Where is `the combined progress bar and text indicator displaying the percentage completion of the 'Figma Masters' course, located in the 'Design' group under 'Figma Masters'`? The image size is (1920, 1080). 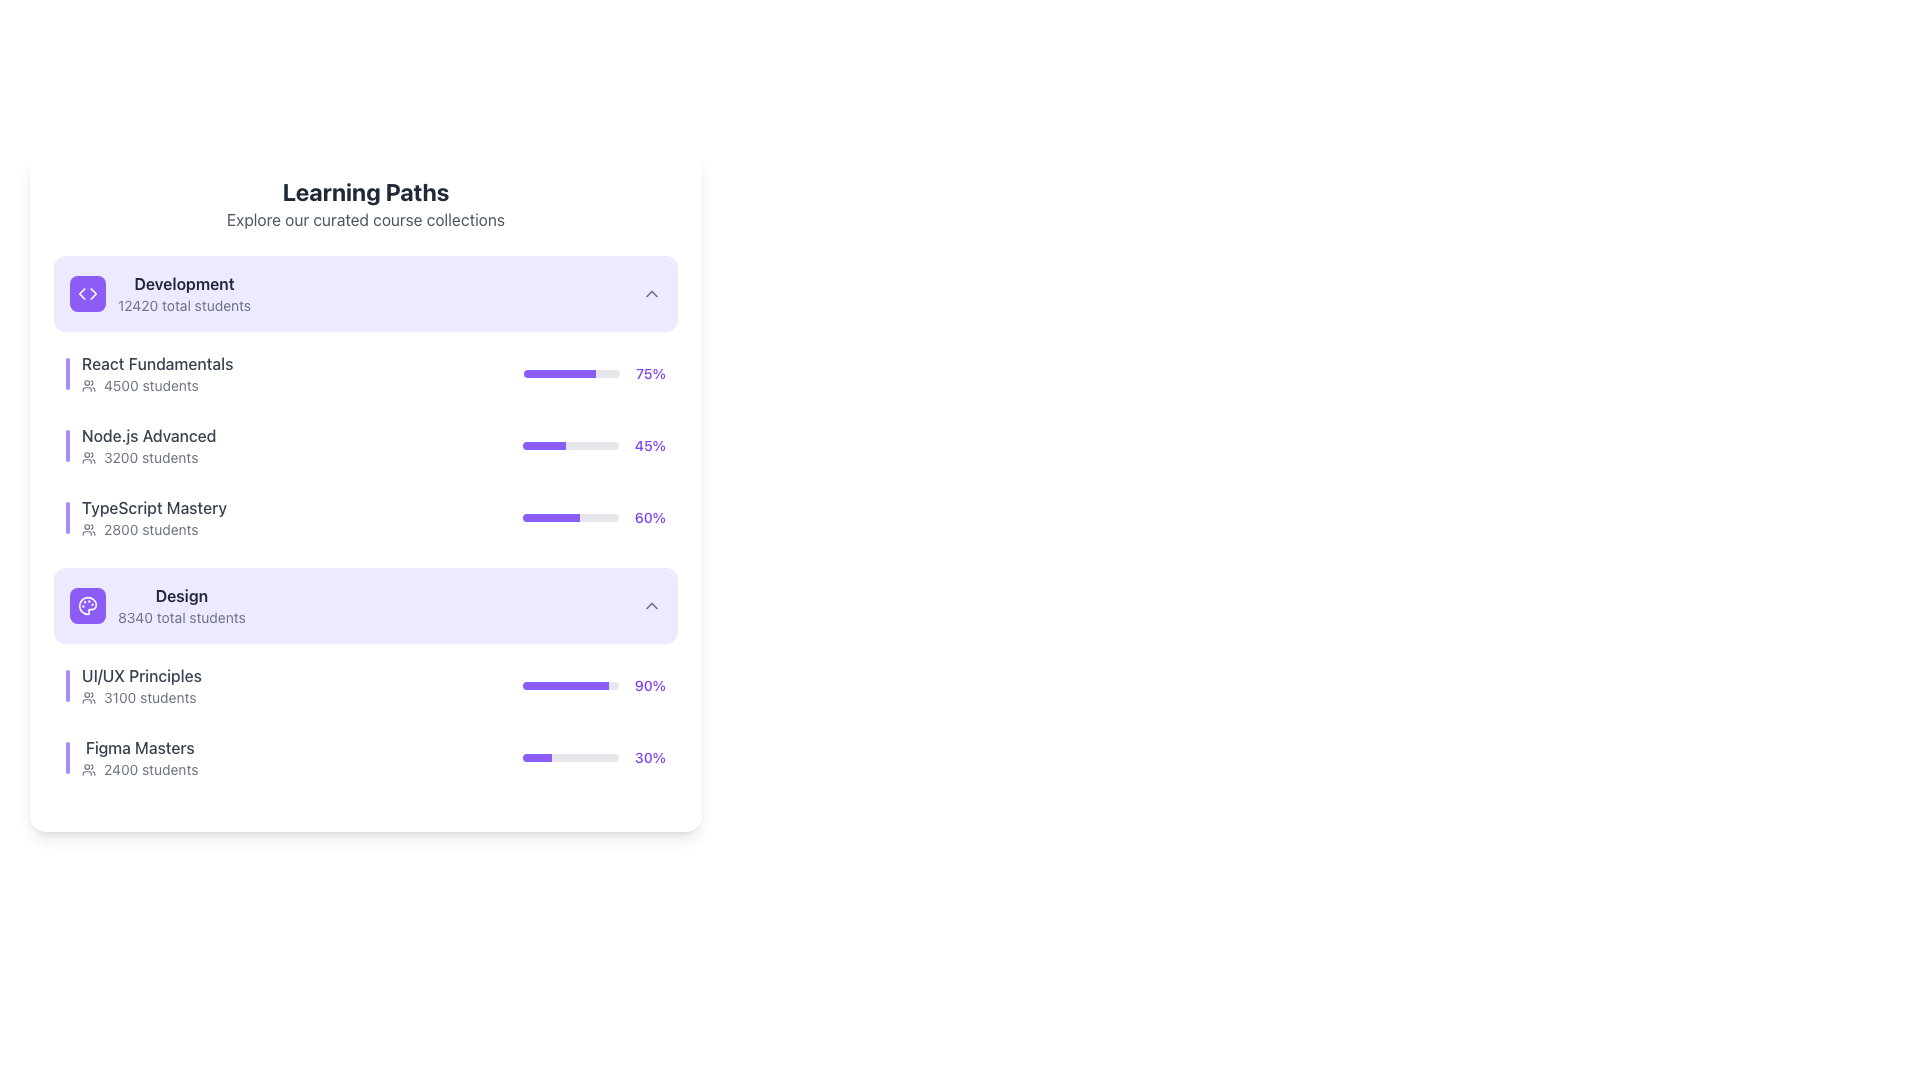
the combined progress bar and text indicator displaying the percentage completion of the 'Figma Masters' course, located in the 'Design' group under 'Figma Masters' is located at coordinates (593, 758).